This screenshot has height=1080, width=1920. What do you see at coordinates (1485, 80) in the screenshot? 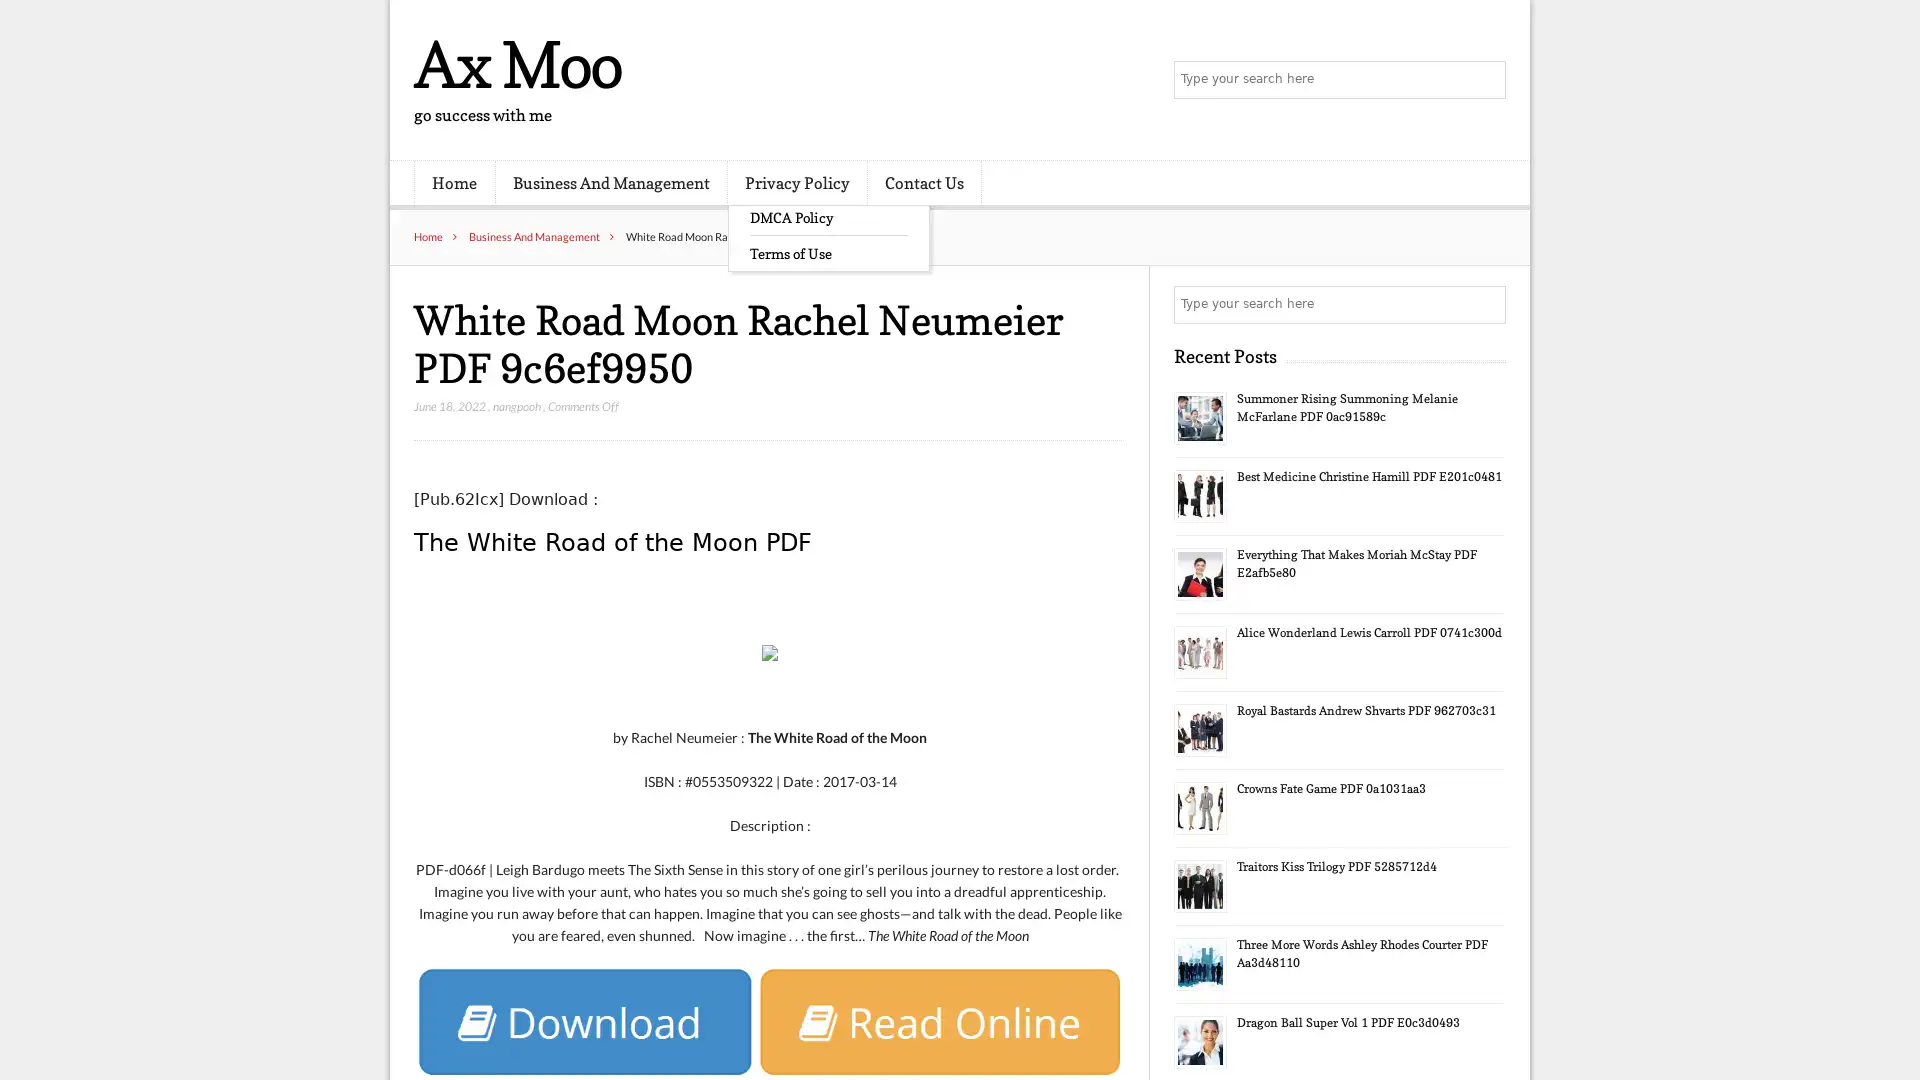
I see `Search` at bounding box center [1485, 80].